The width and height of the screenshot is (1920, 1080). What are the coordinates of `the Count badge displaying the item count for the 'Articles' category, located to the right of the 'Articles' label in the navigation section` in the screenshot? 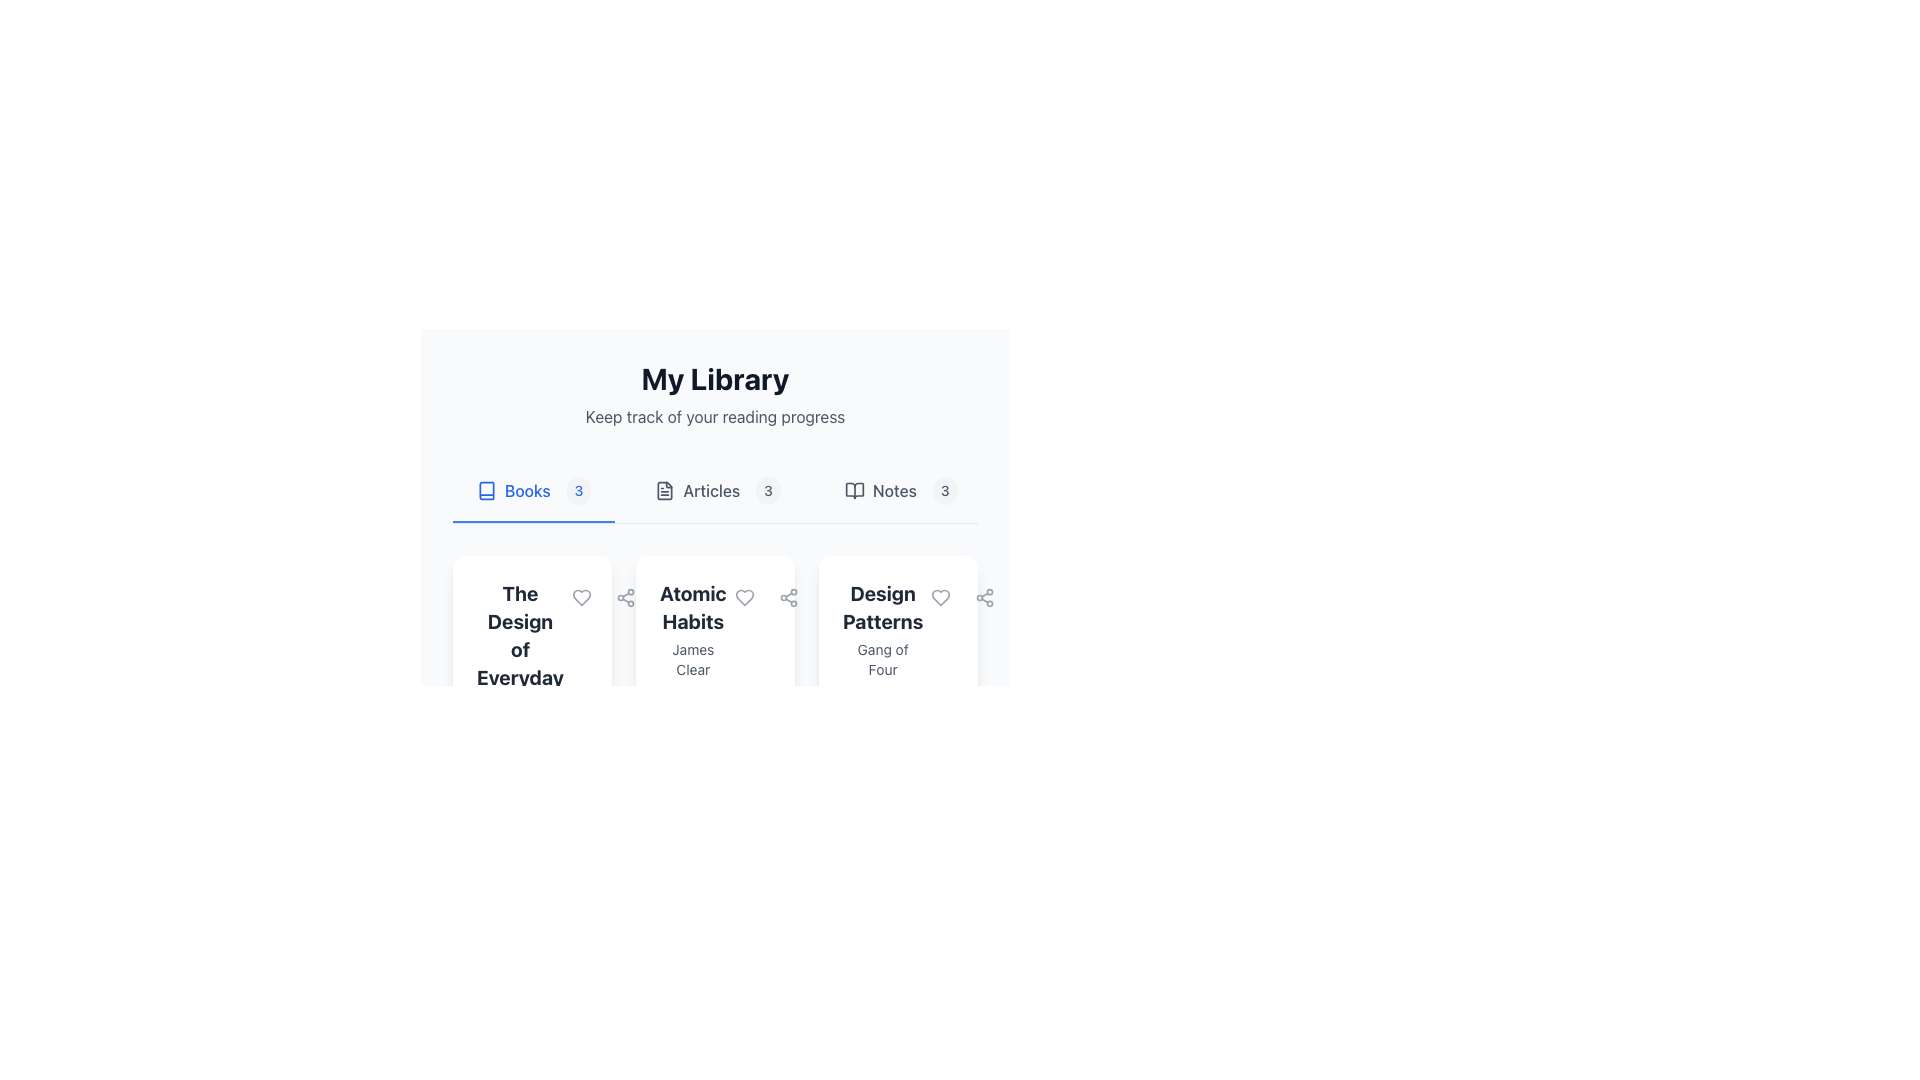 It's located at (767, 490).